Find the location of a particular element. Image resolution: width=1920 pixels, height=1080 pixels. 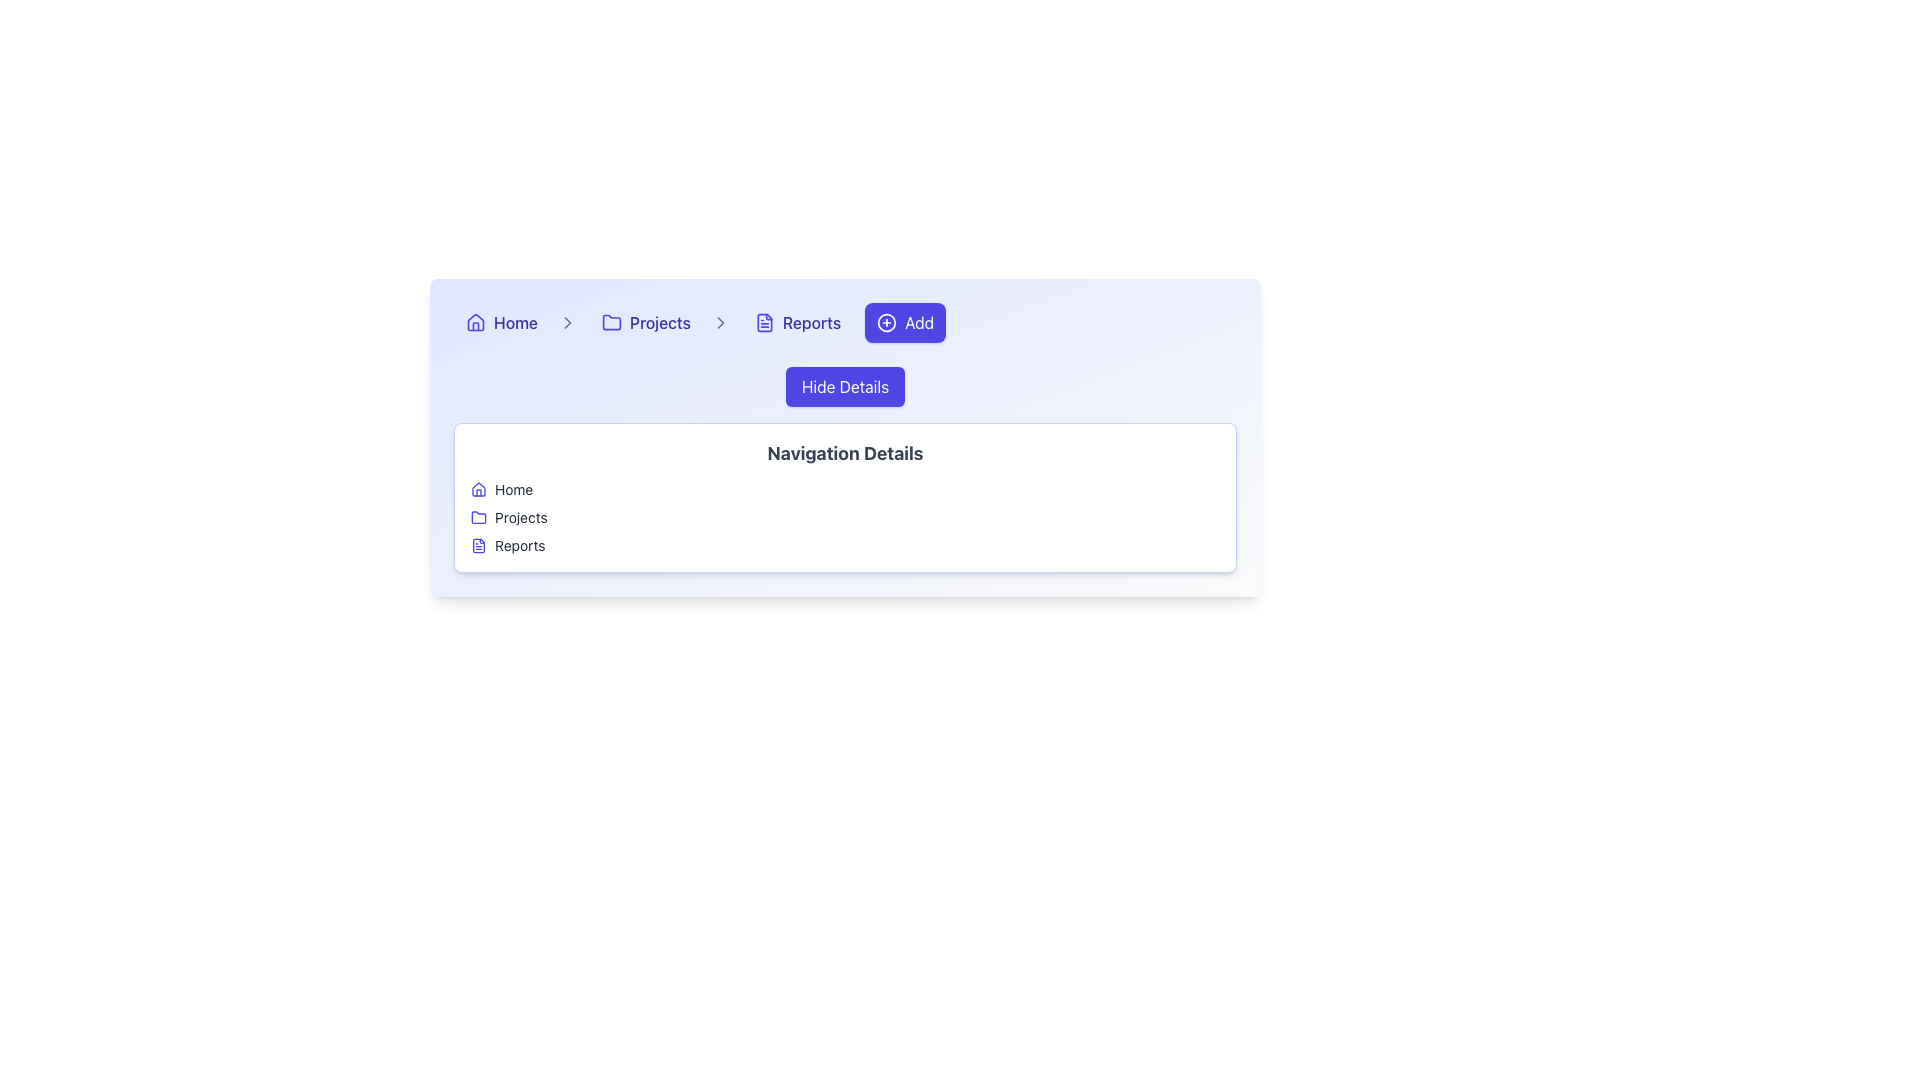

the 'Projects' icon, which symbolizes the concept of 'Projects' and is located to the left of the 'Projects' text is located at coordinates (478, 516).